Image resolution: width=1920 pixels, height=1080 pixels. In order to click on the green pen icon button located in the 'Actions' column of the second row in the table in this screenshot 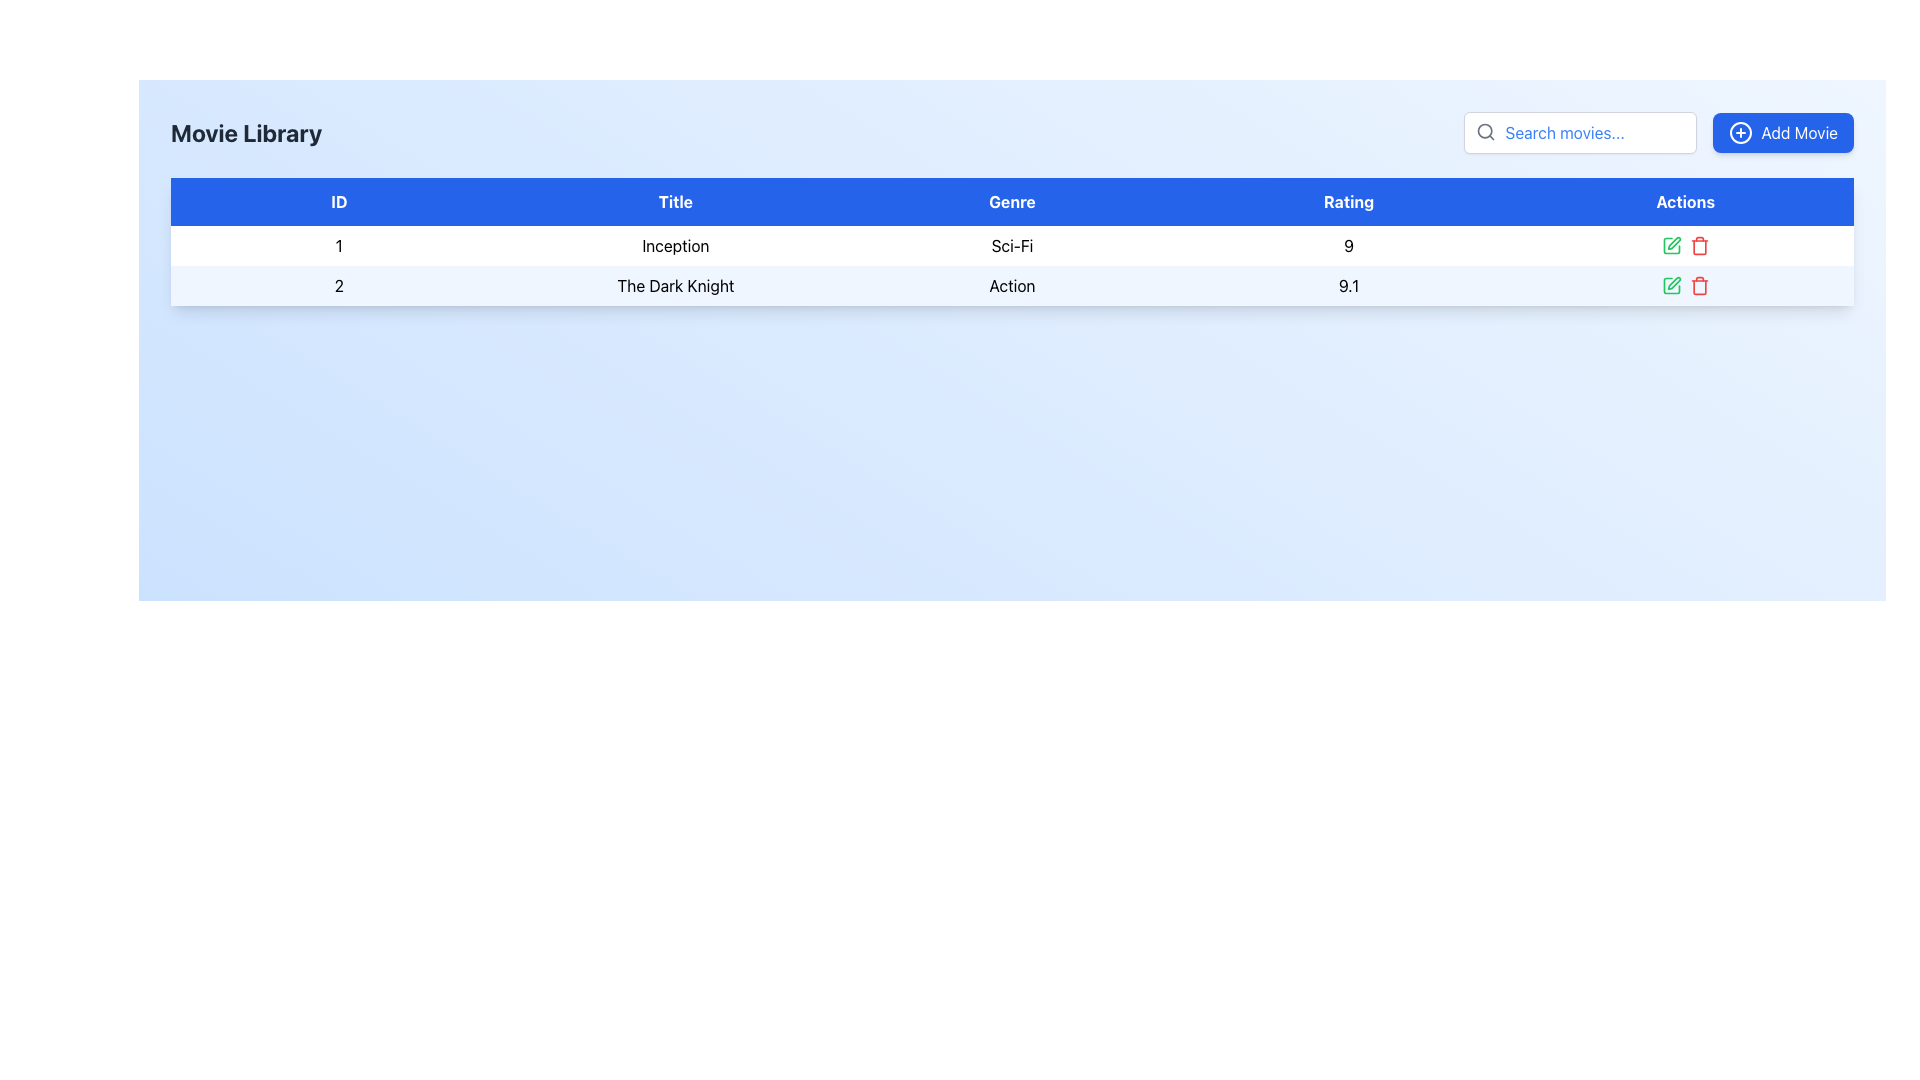, I will do `click(1671, 285)`.